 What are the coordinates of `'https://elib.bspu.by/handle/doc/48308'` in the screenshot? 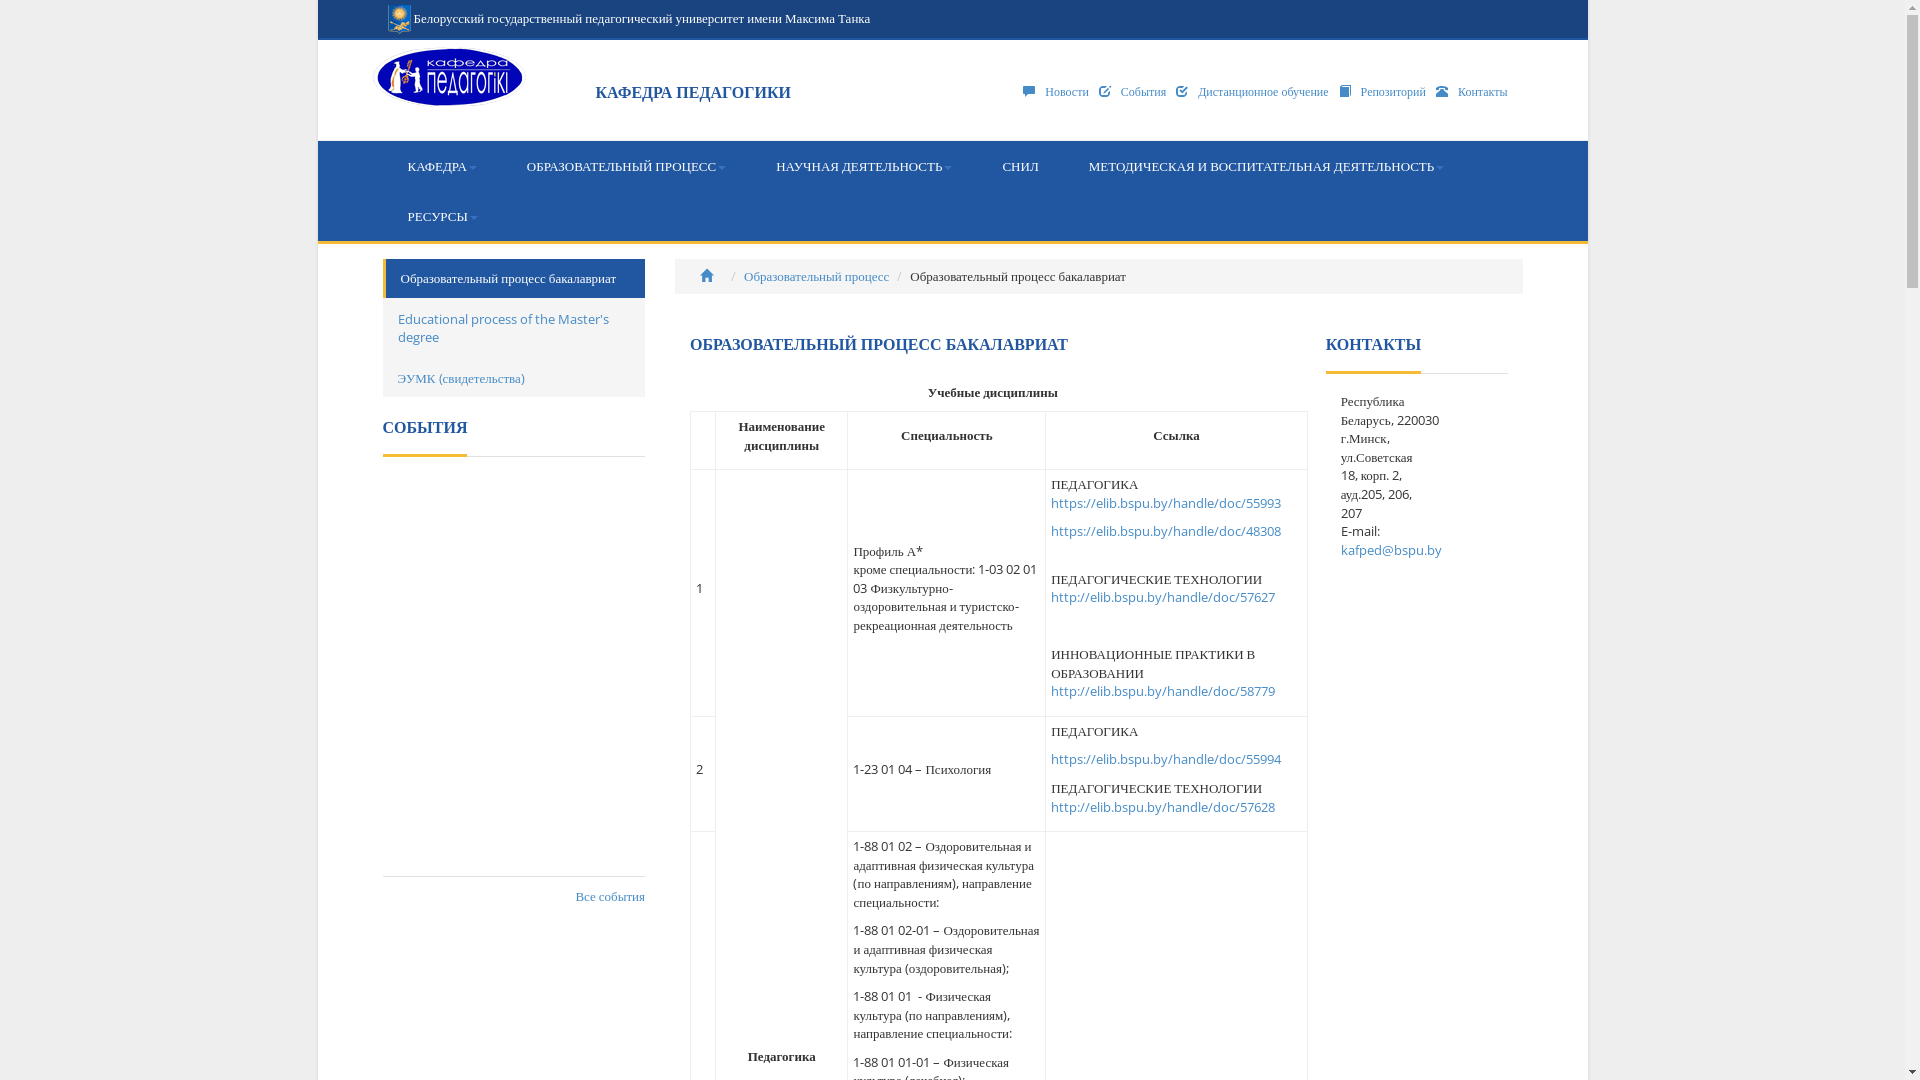 It's located at (1166, 530).